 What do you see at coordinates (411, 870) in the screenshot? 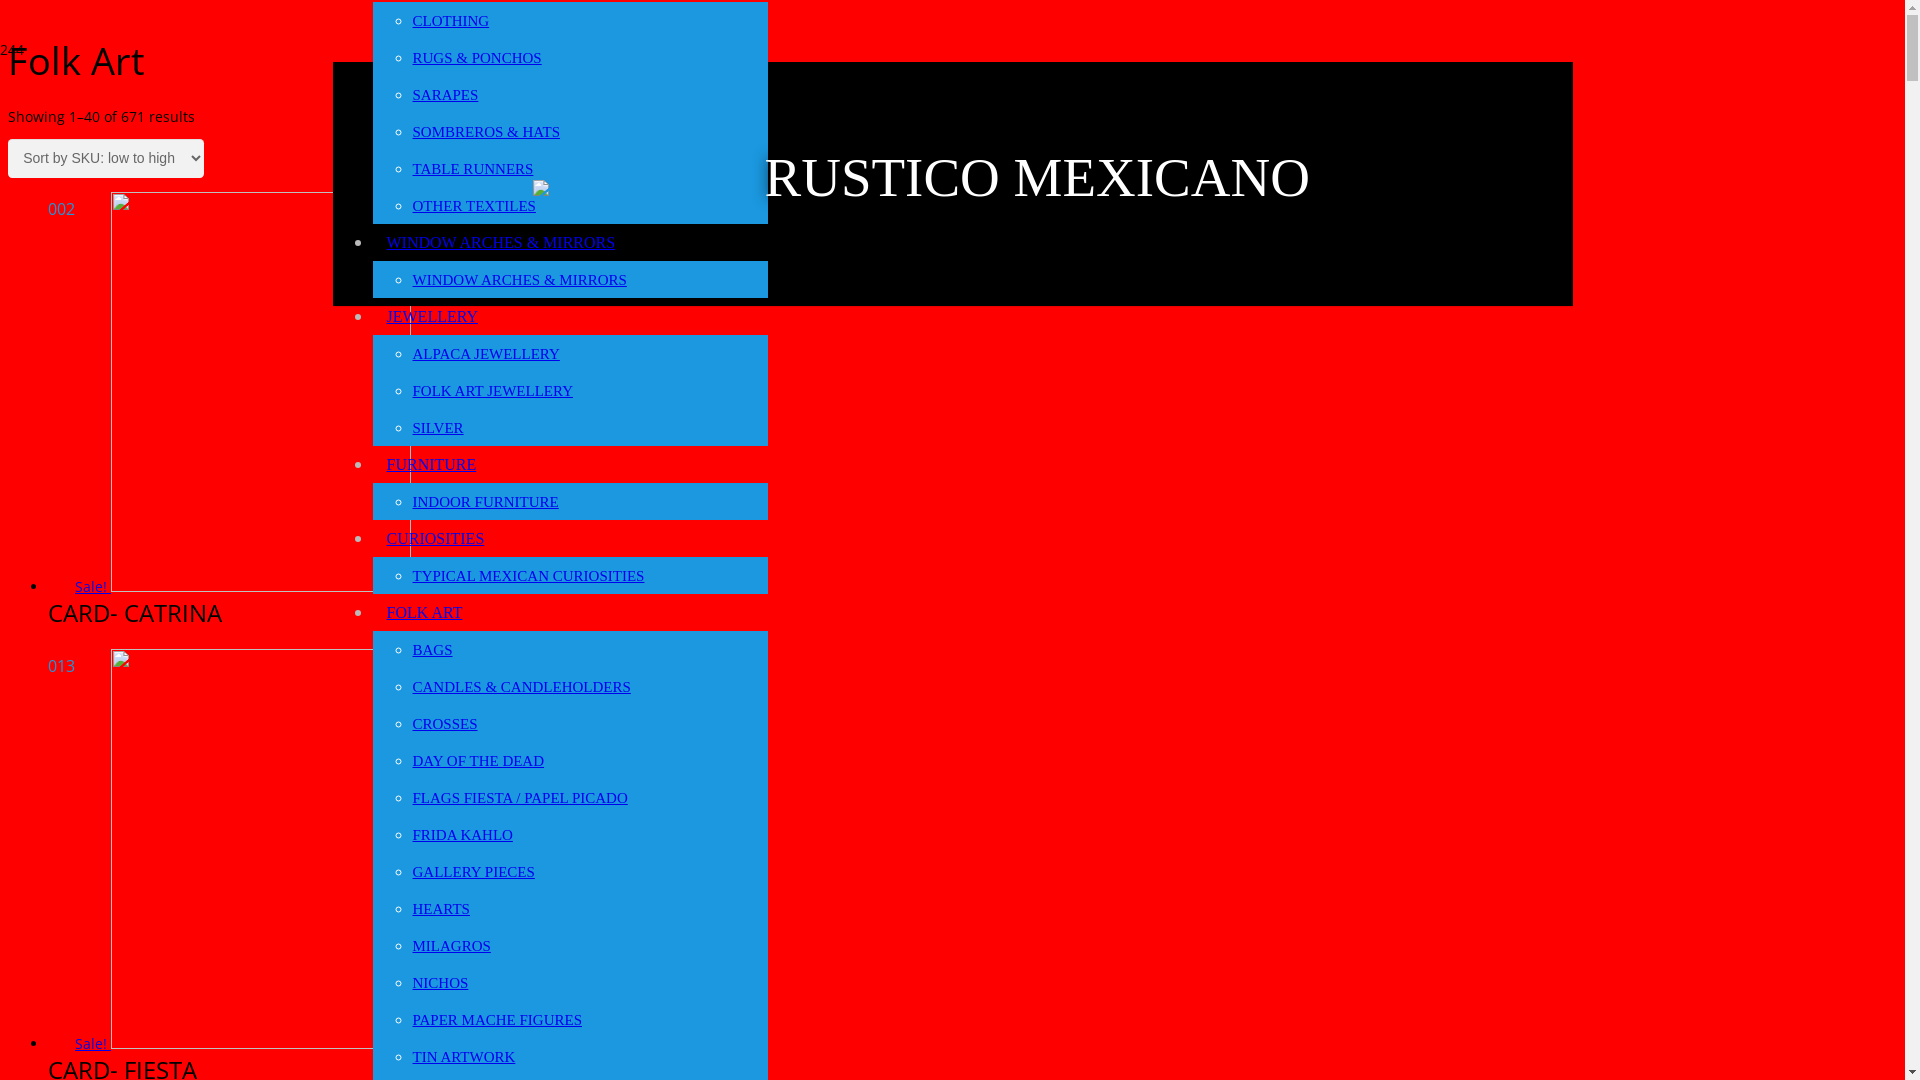
I see `'GALLERY PIECES'` at bounding box center [411, 870].